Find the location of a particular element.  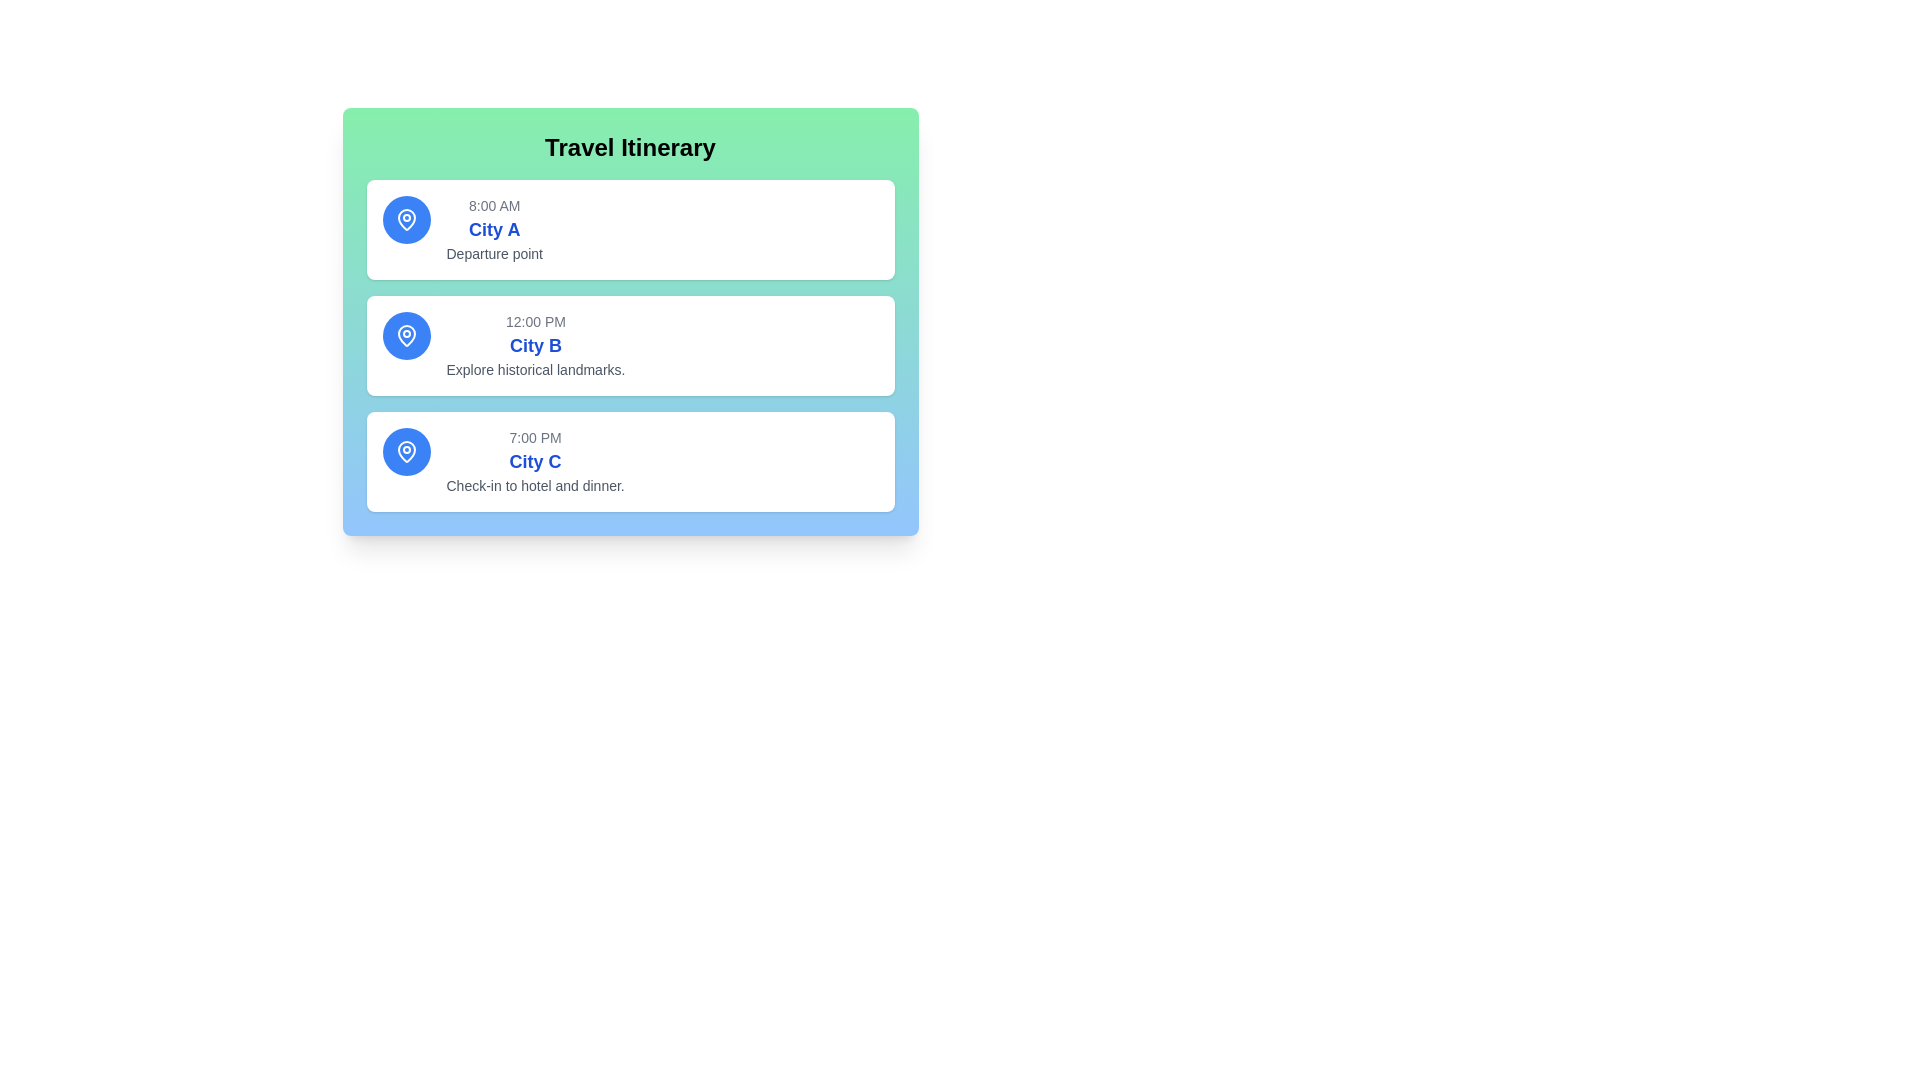

the Text label that details the name of the destination 'City B' in the middle section of the travel itinerary interface is located at coordinates (536, 345).